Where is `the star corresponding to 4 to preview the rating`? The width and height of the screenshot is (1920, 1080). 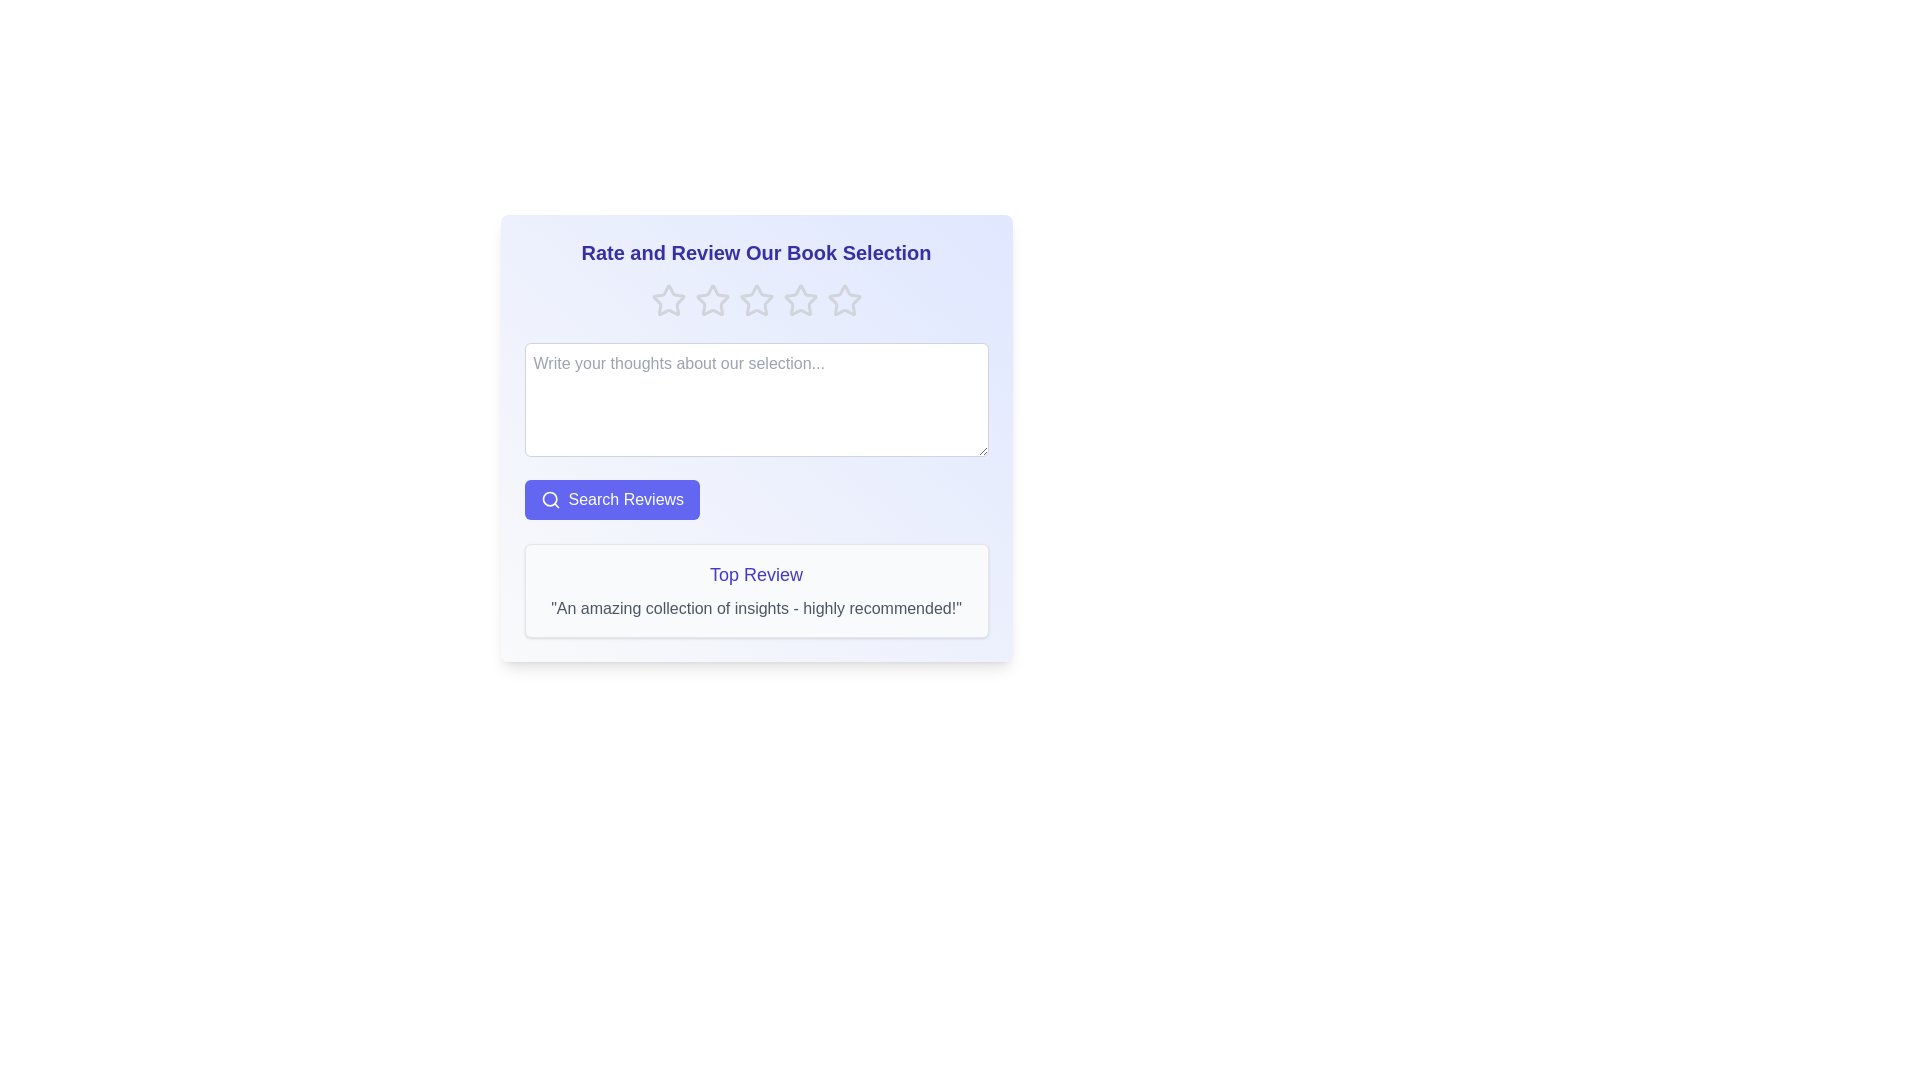 the star corresponding to 4 to preview the rating is located at coordinates (800, 300).